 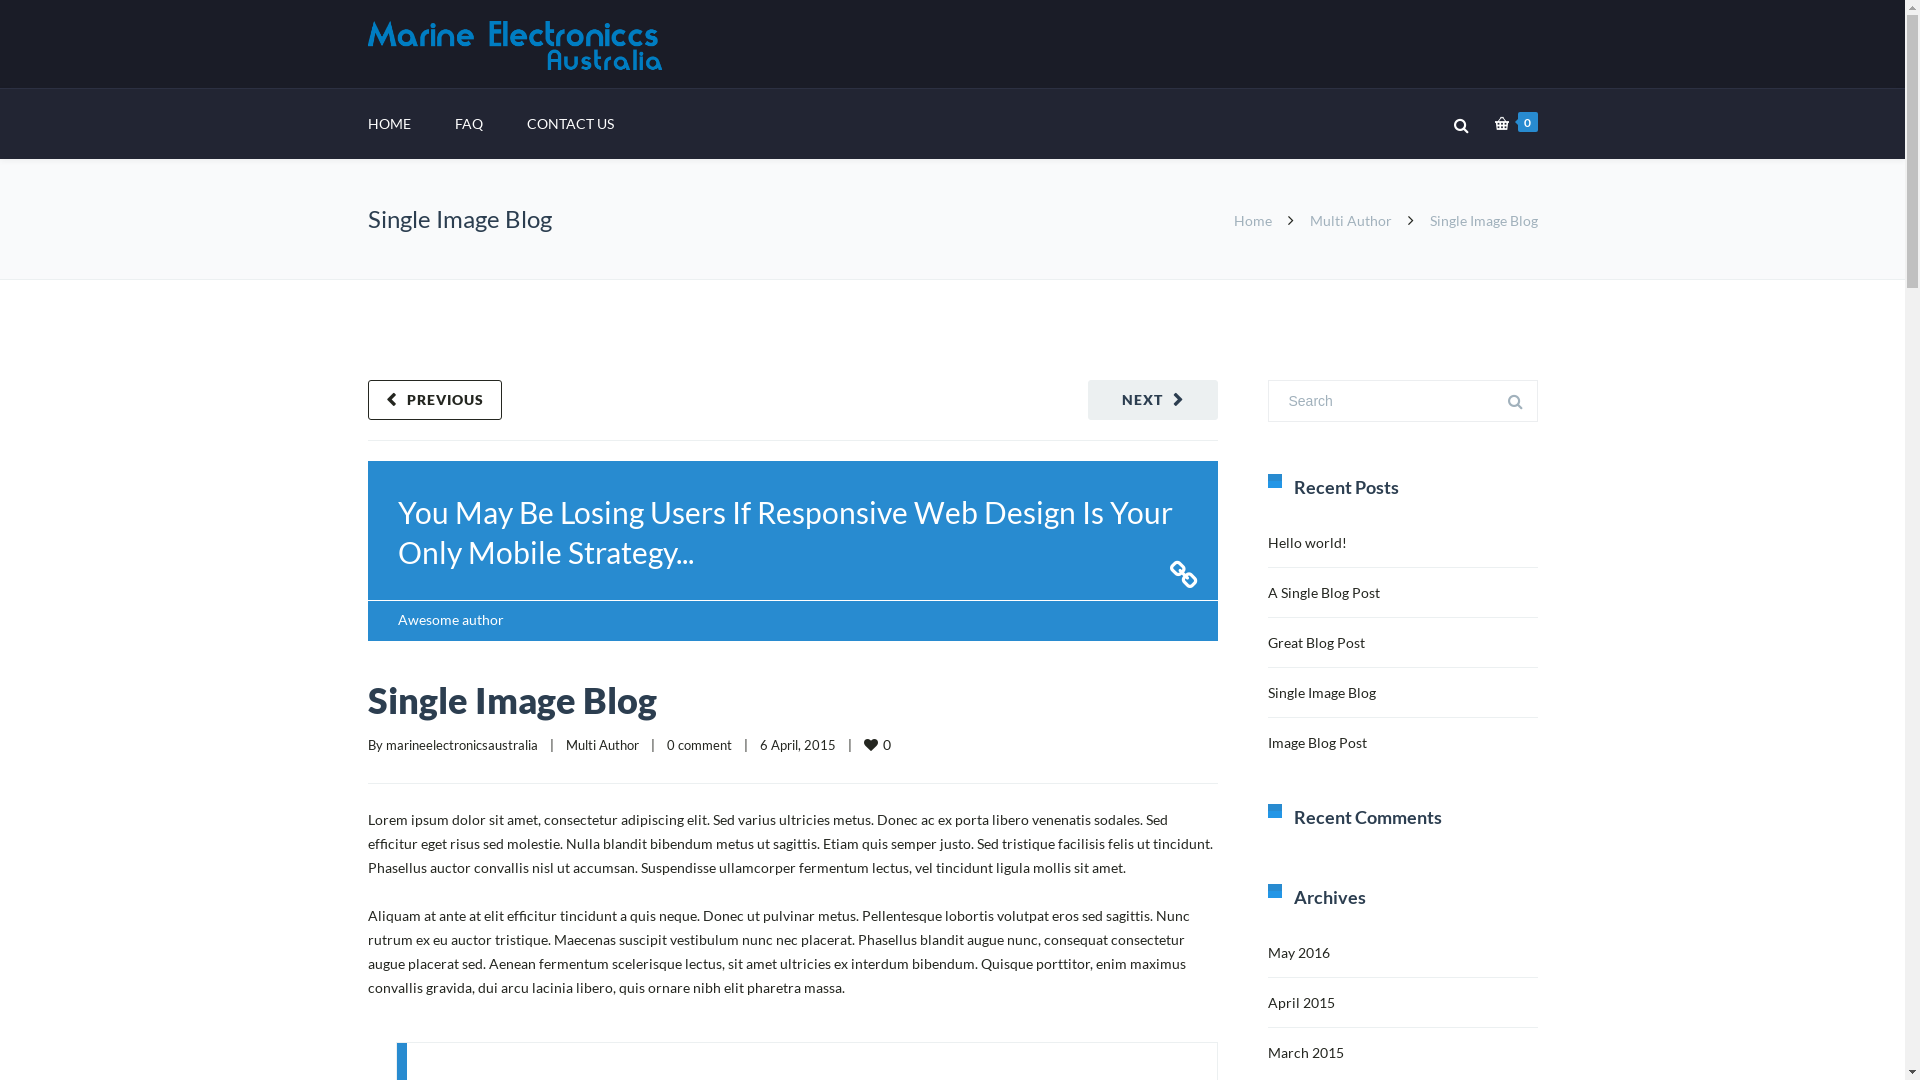 What do you see at coordinates (565, 744) in the screenshot?
I see `'Multi Author'` at bounding box center [565, 744].